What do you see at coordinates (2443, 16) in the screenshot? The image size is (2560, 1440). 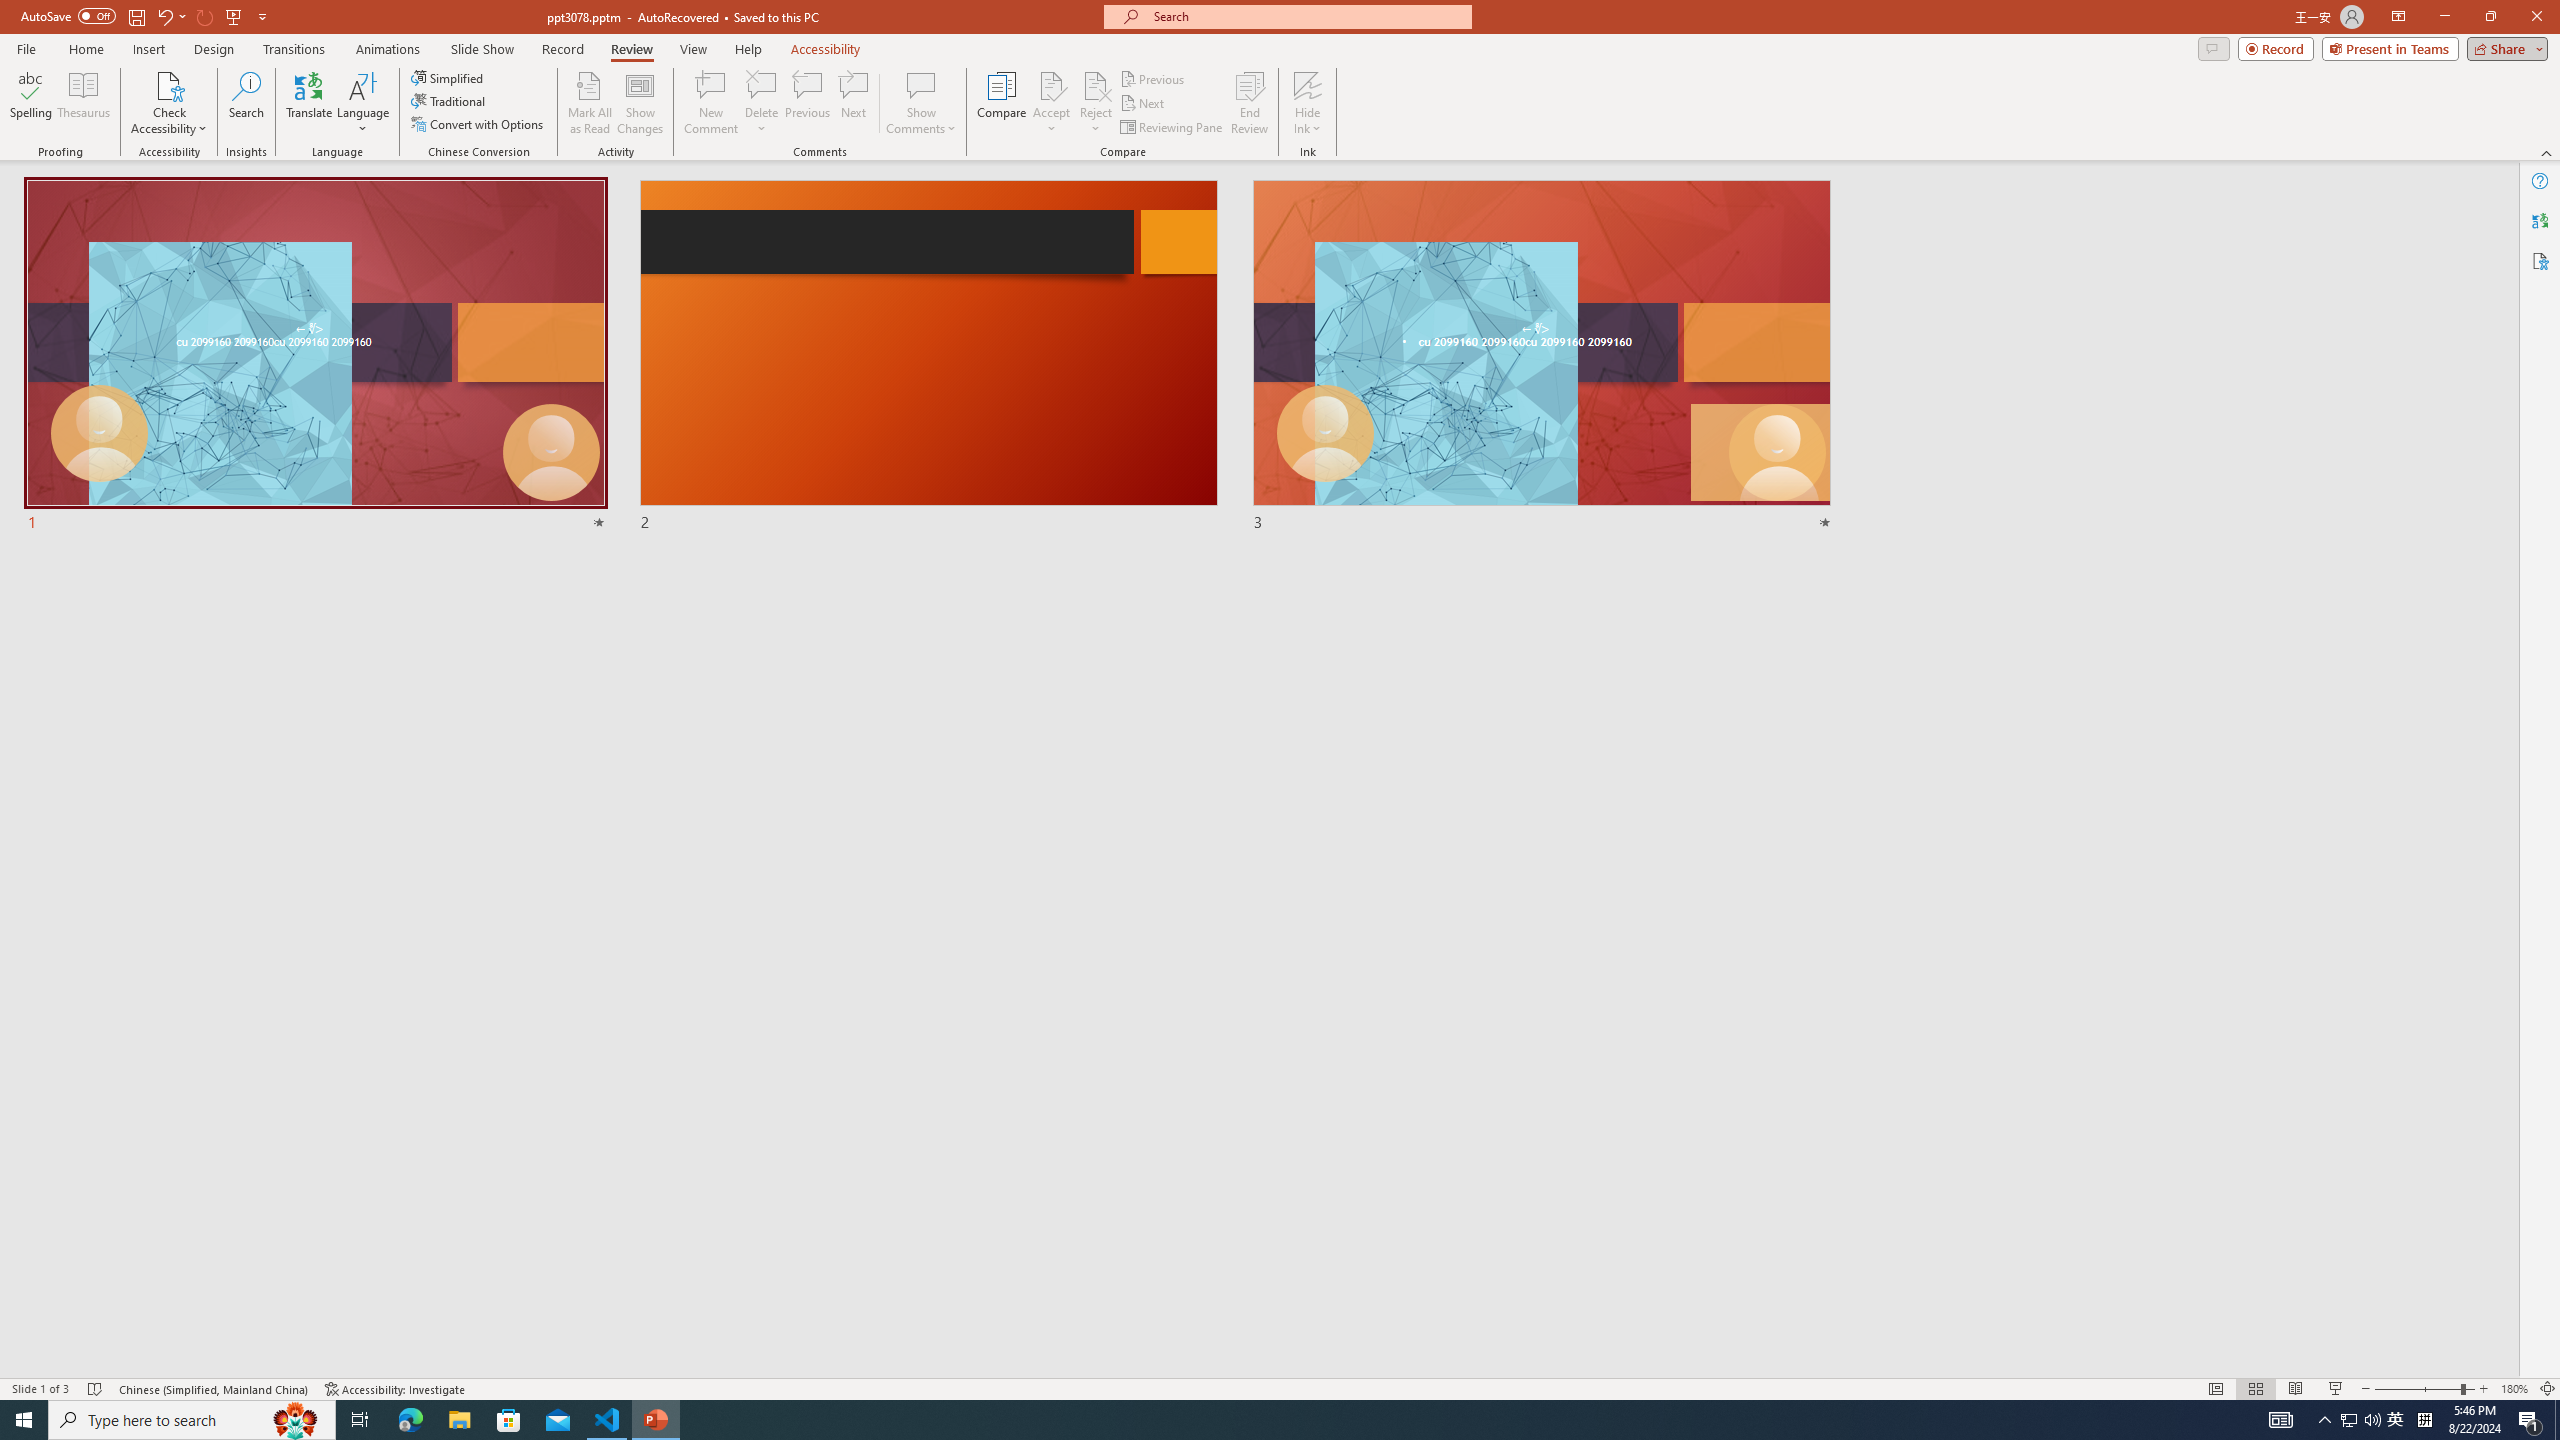 I see `'Minimize'` at bounding box center [2443, 16].